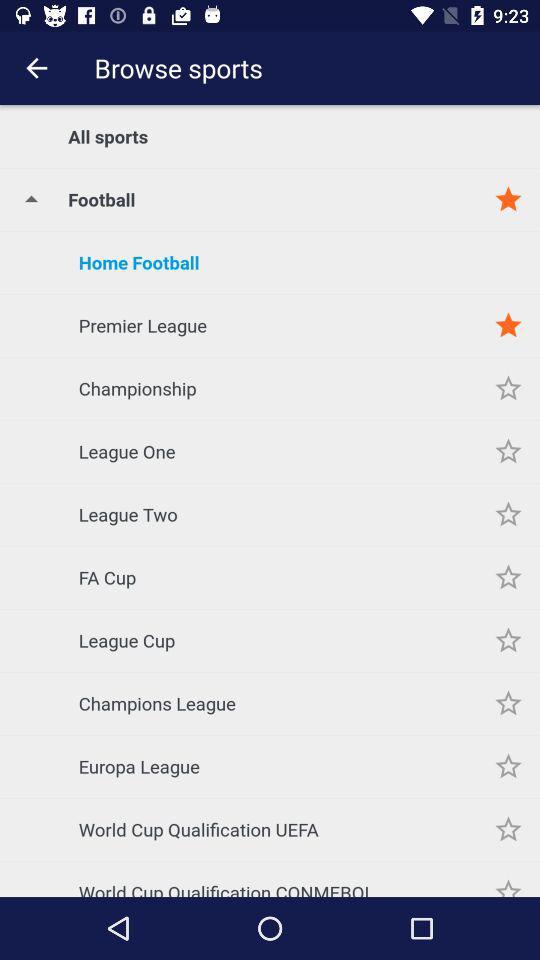  I want to click on star, so click(508, 577).